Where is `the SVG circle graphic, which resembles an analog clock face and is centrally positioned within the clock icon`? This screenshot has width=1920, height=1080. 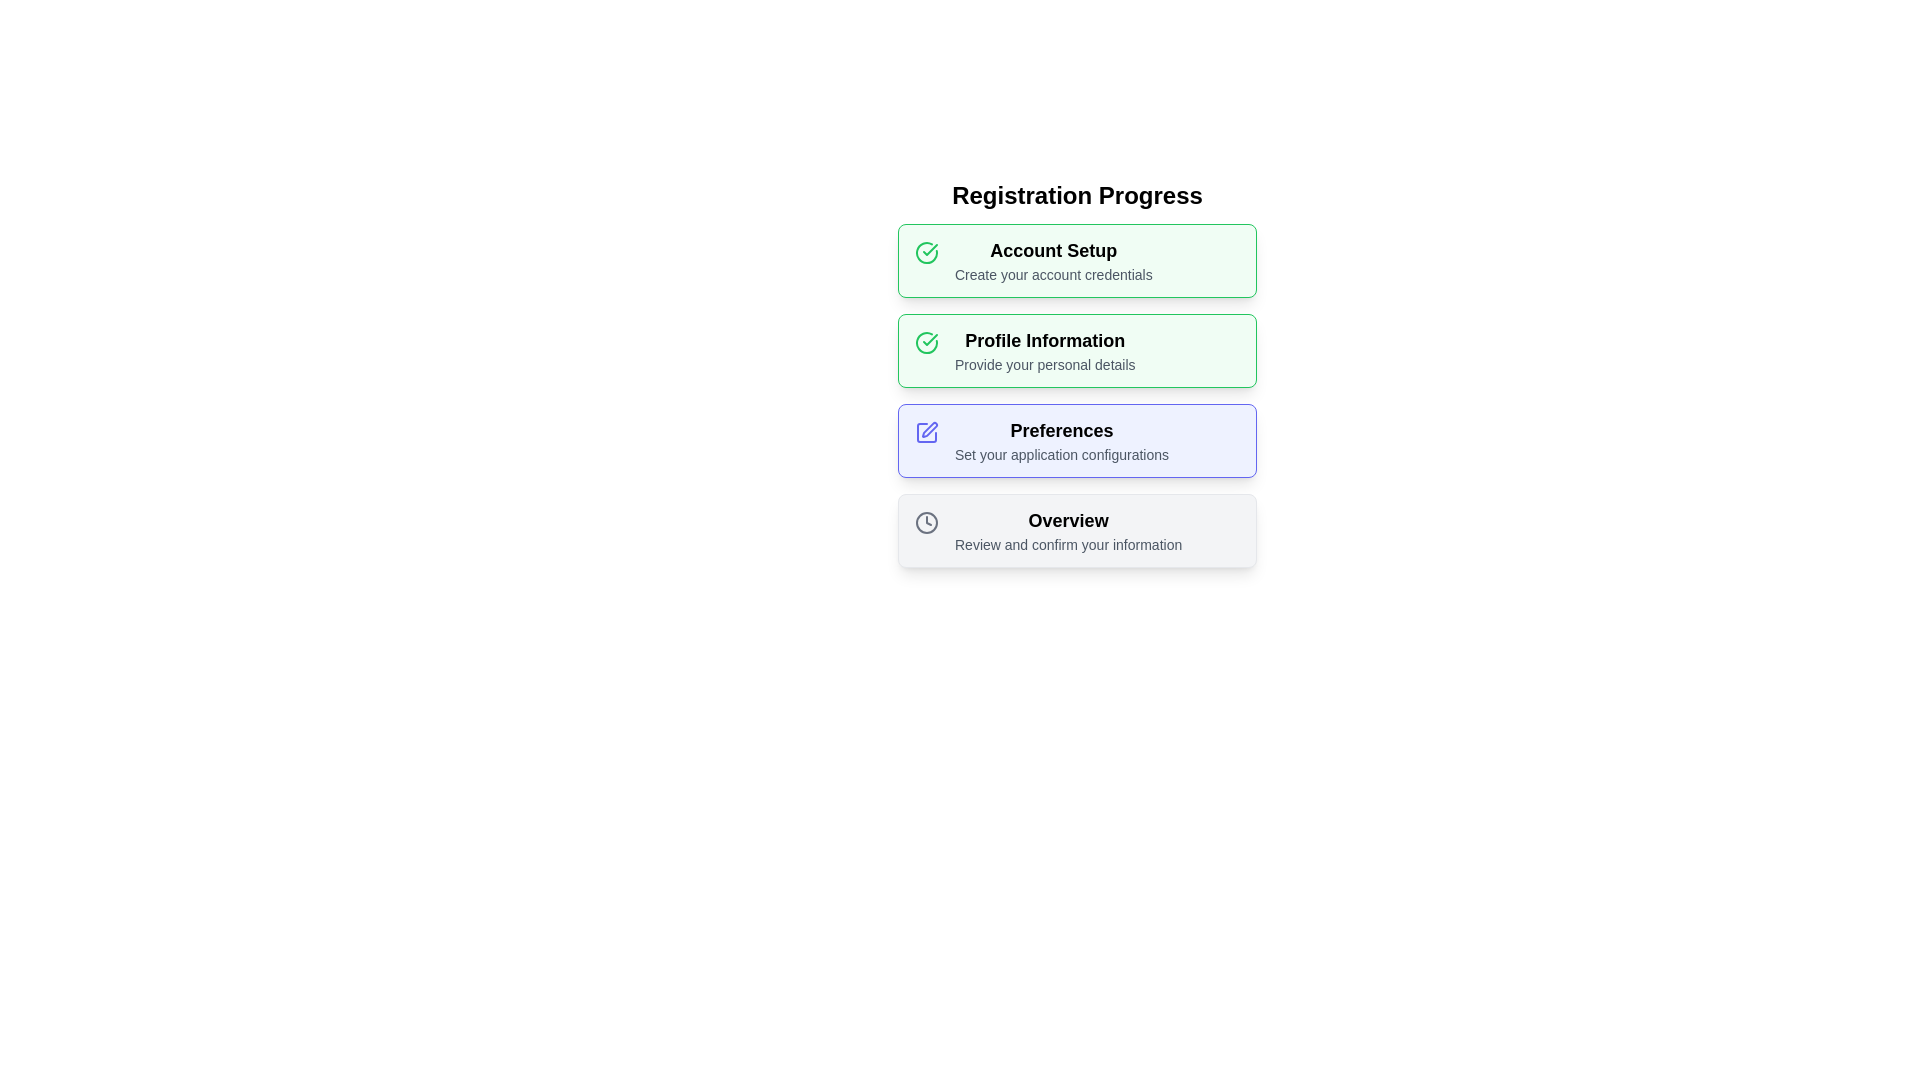 the SVG circle graphic, which resembles an analog clock face and is centrally positioned within the clock icon is located at coordinates (925, 522).